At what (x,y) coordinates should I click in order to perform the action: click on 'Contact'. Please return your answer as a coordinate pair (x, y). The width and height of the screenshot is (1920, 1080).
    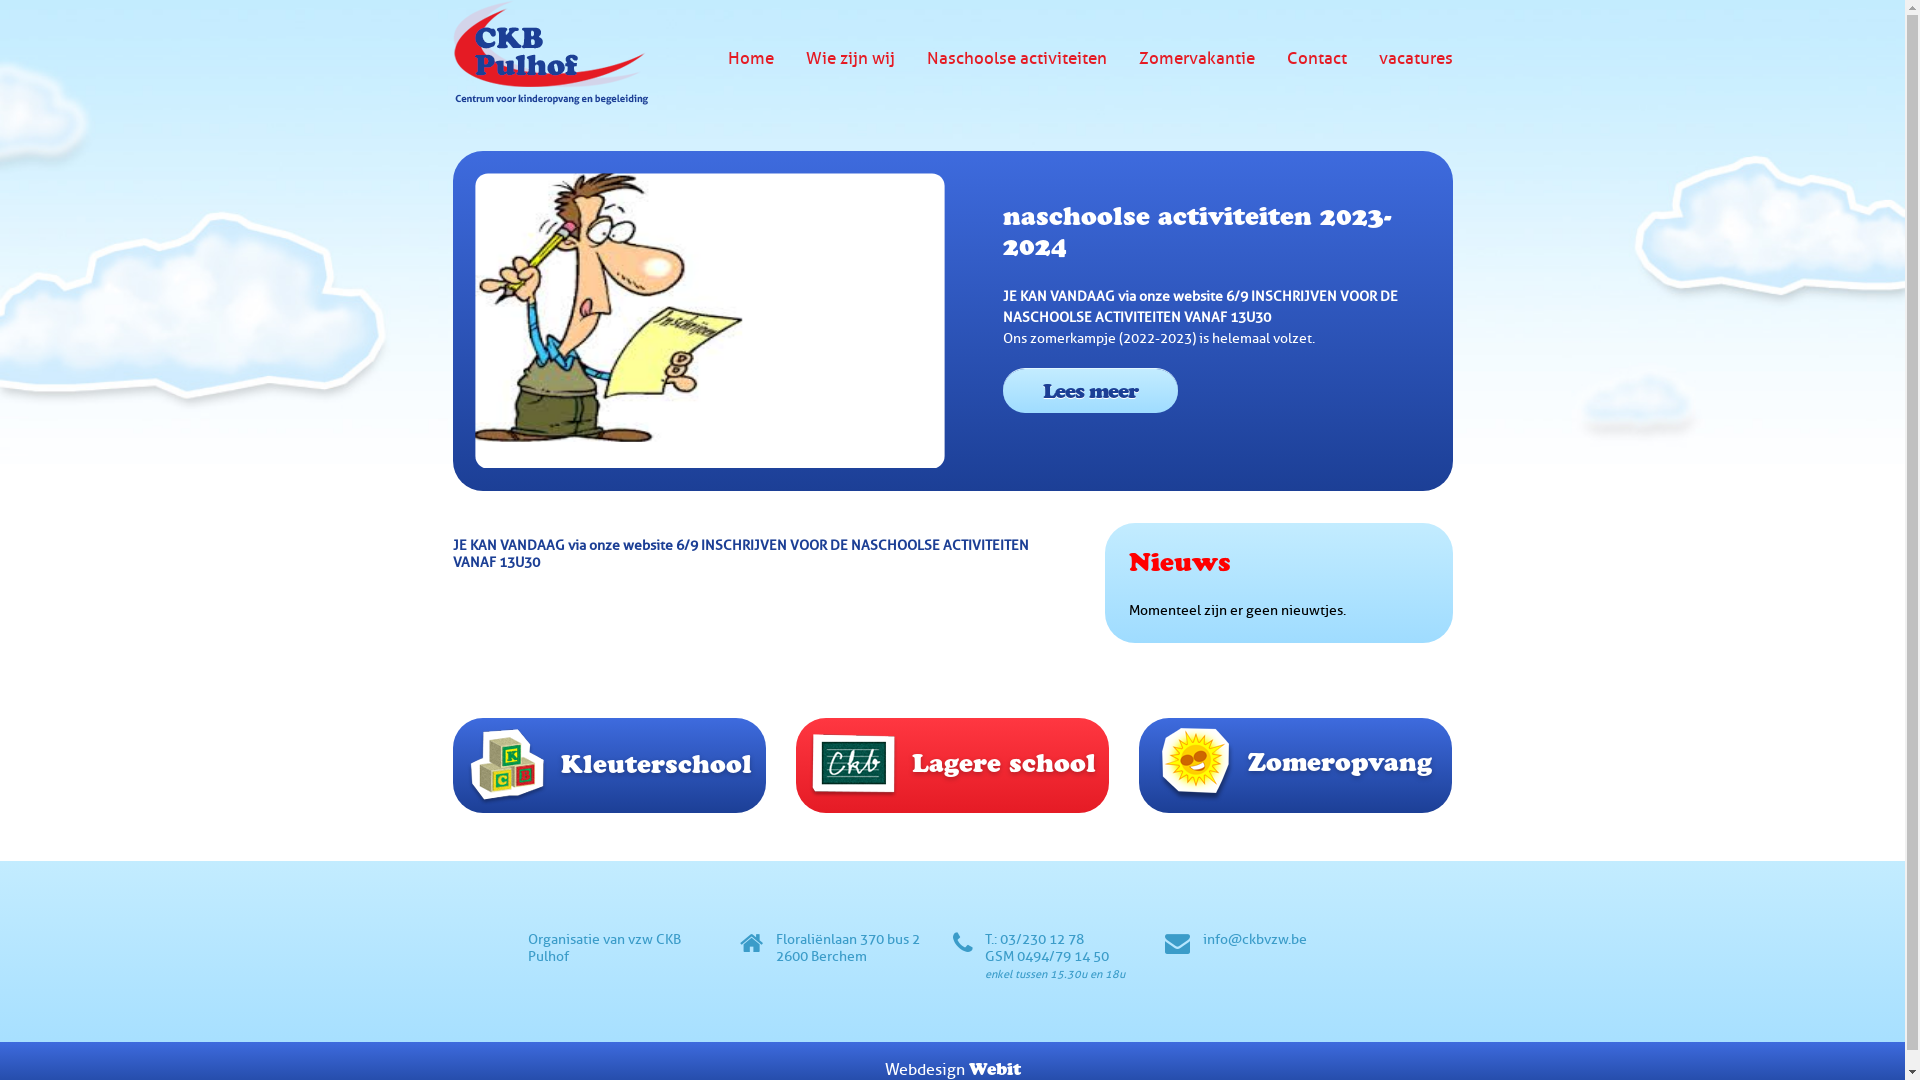
    Looking at the image, I should click on (1315, 57).